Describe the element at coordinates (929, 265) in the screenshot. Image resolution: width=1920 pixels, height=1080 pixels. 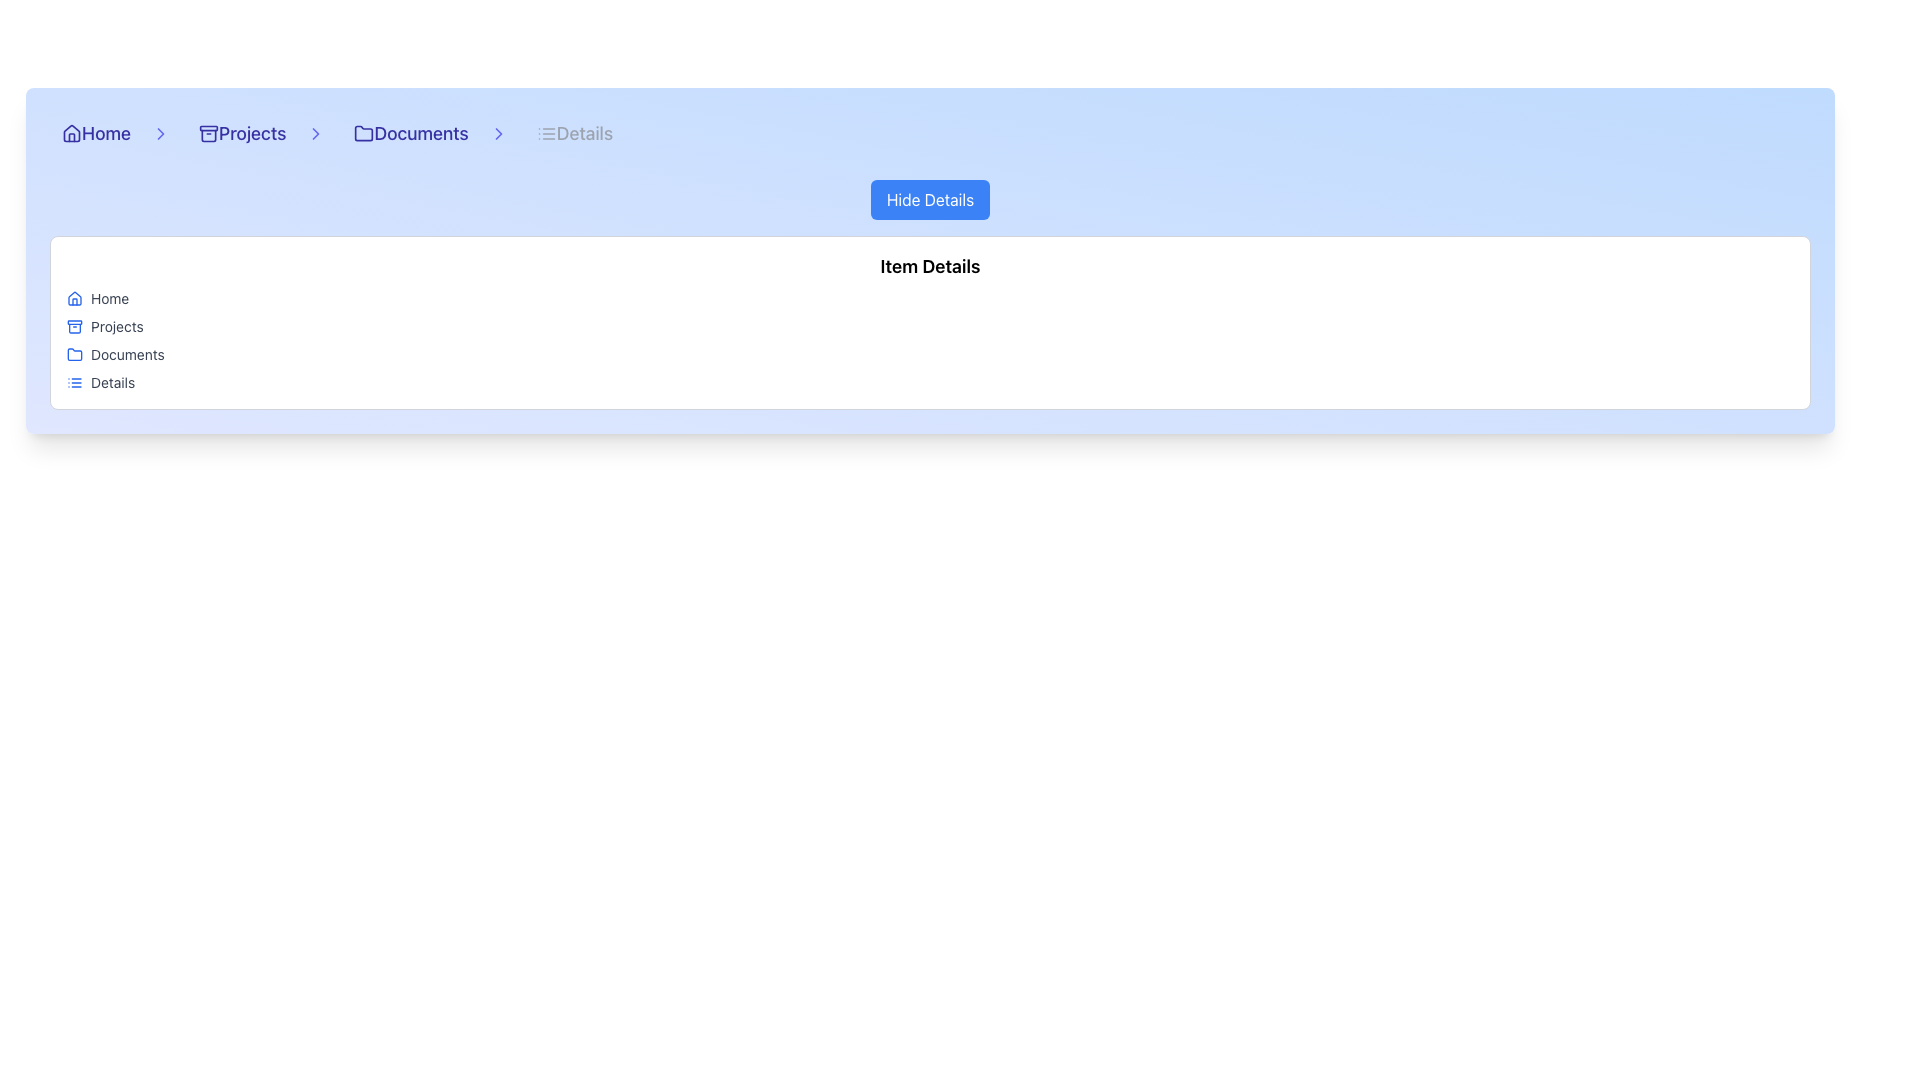
I see `the Text Label that serves as a heading for the content displayed below the blue header bar` at that location.